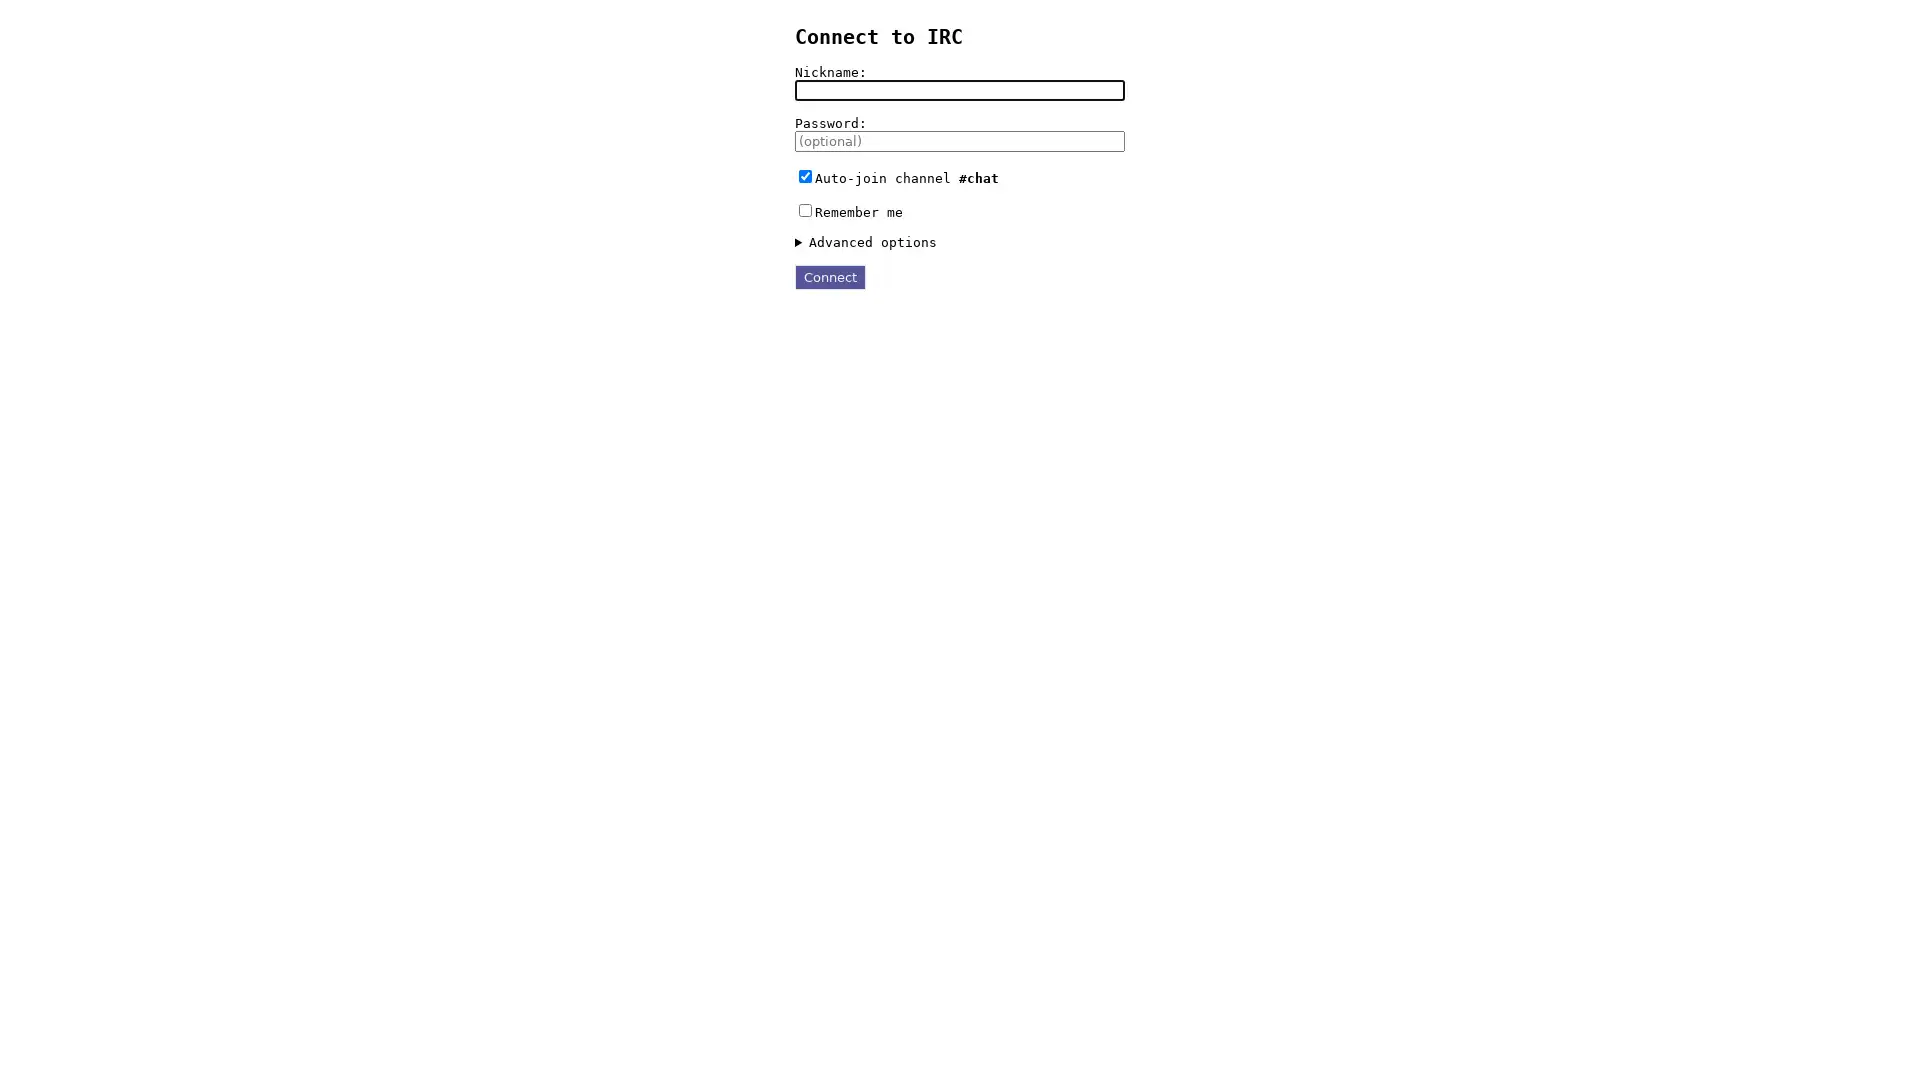  I want to click on Advanced options, so click(960, 241).